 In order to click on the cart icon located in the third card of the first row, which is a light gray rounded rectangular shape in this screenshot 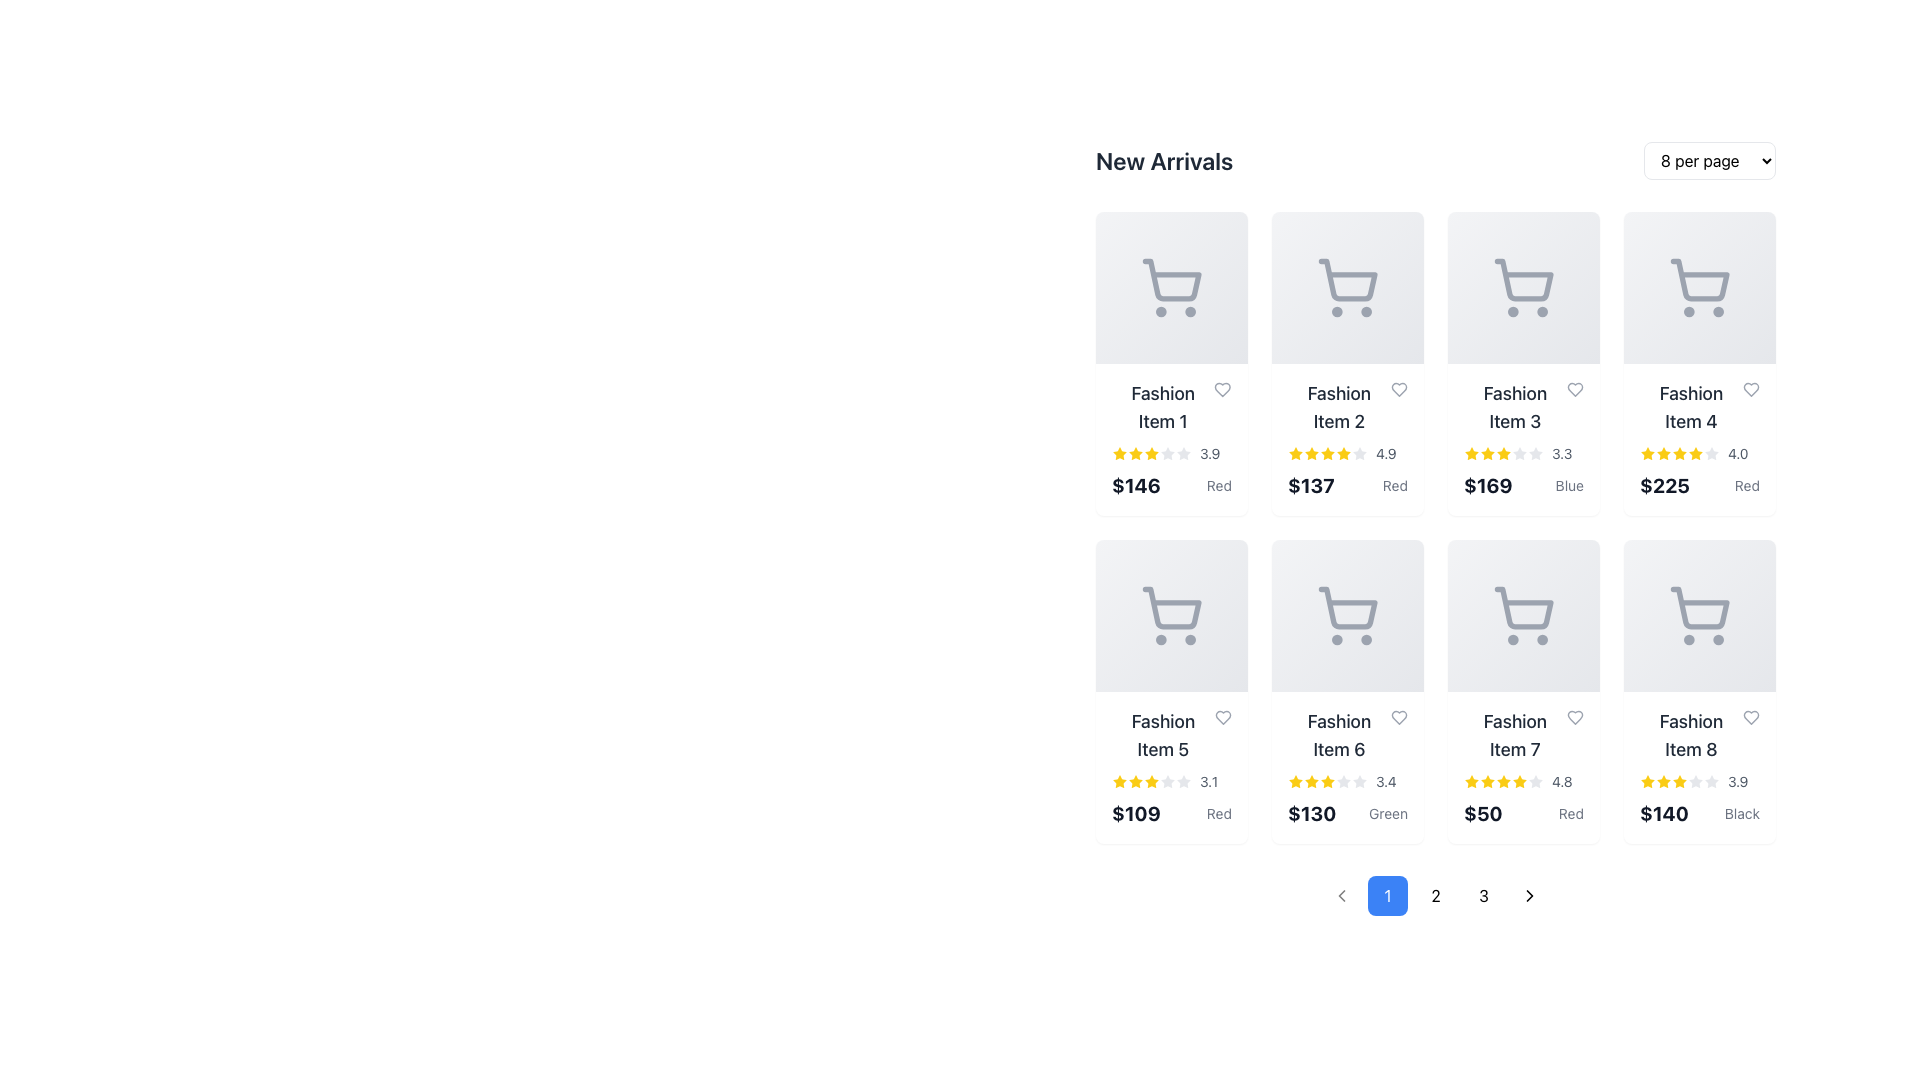, I will do `click(1523, 280)`.